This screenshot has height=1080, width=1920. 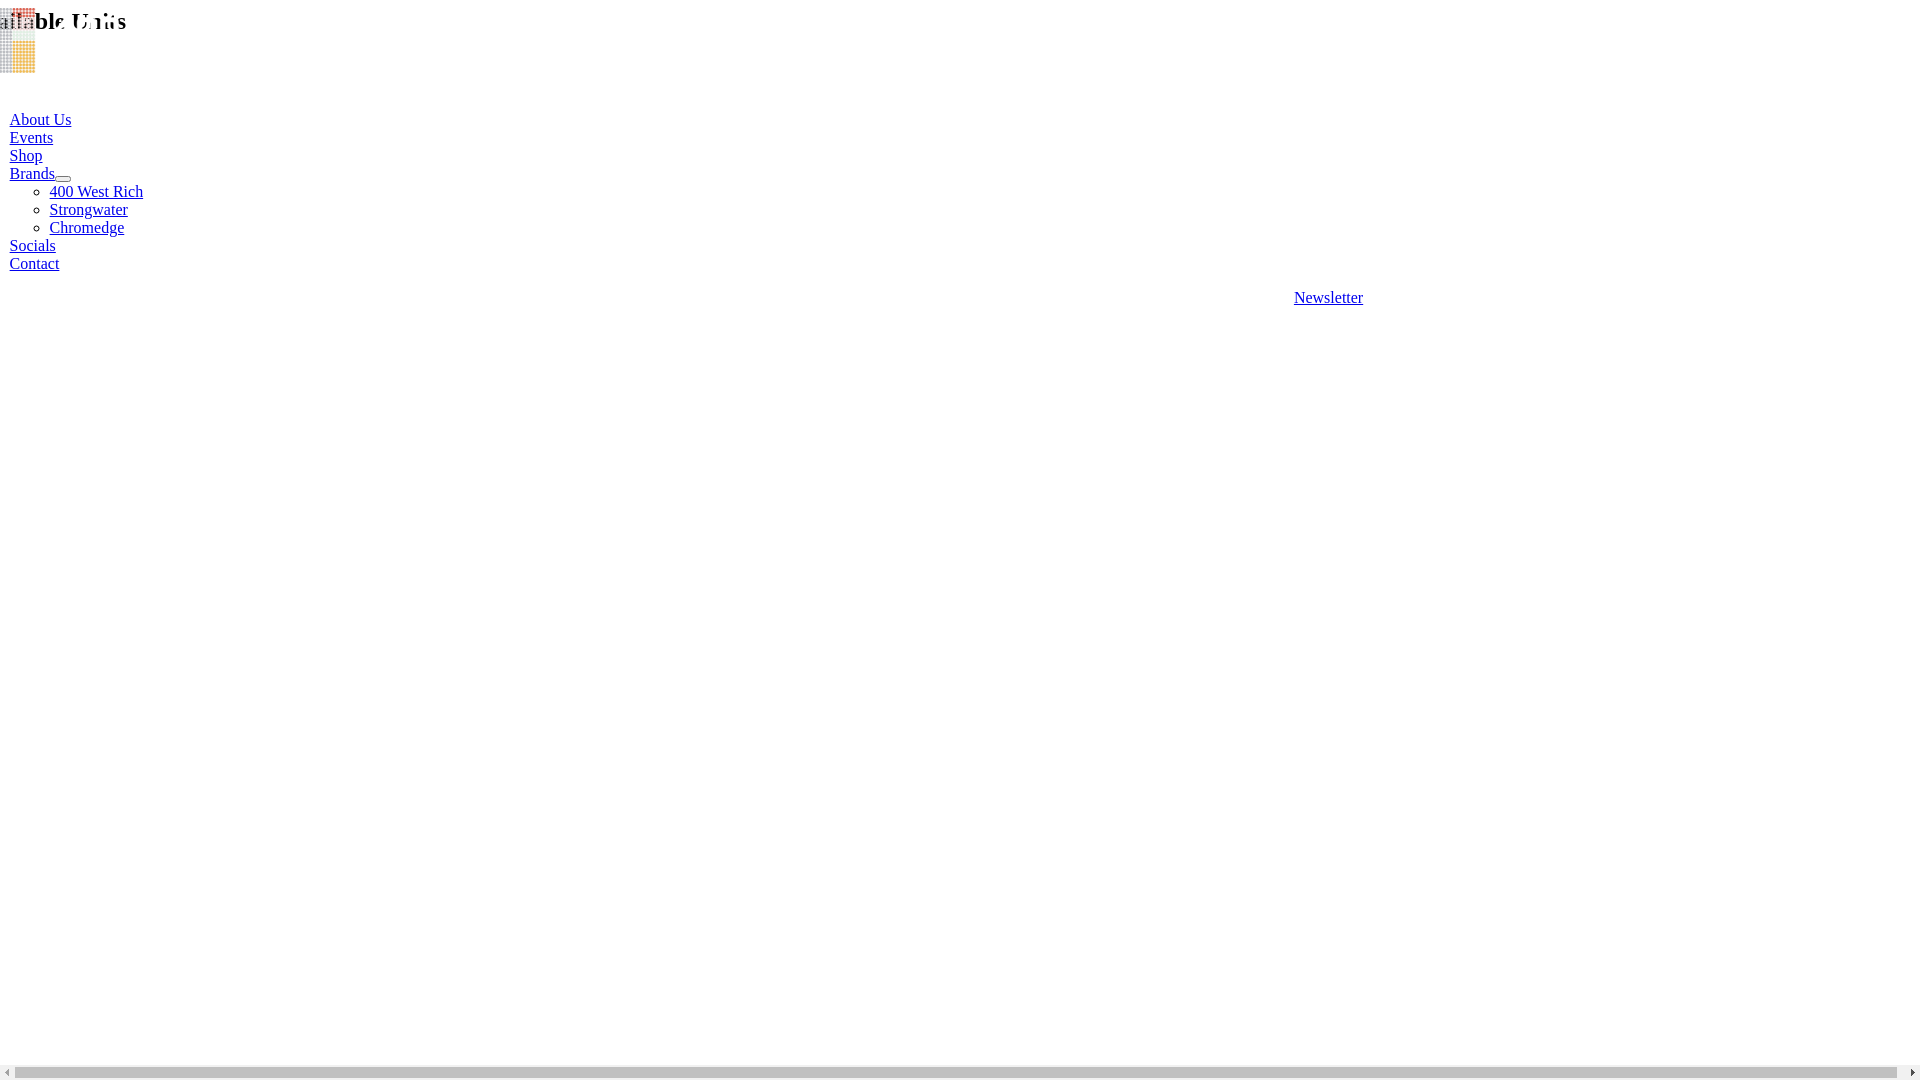 What do you see at coordinates (9, 136) in the screenshot?
I see `'Events'` at bounding box center [9, 136].